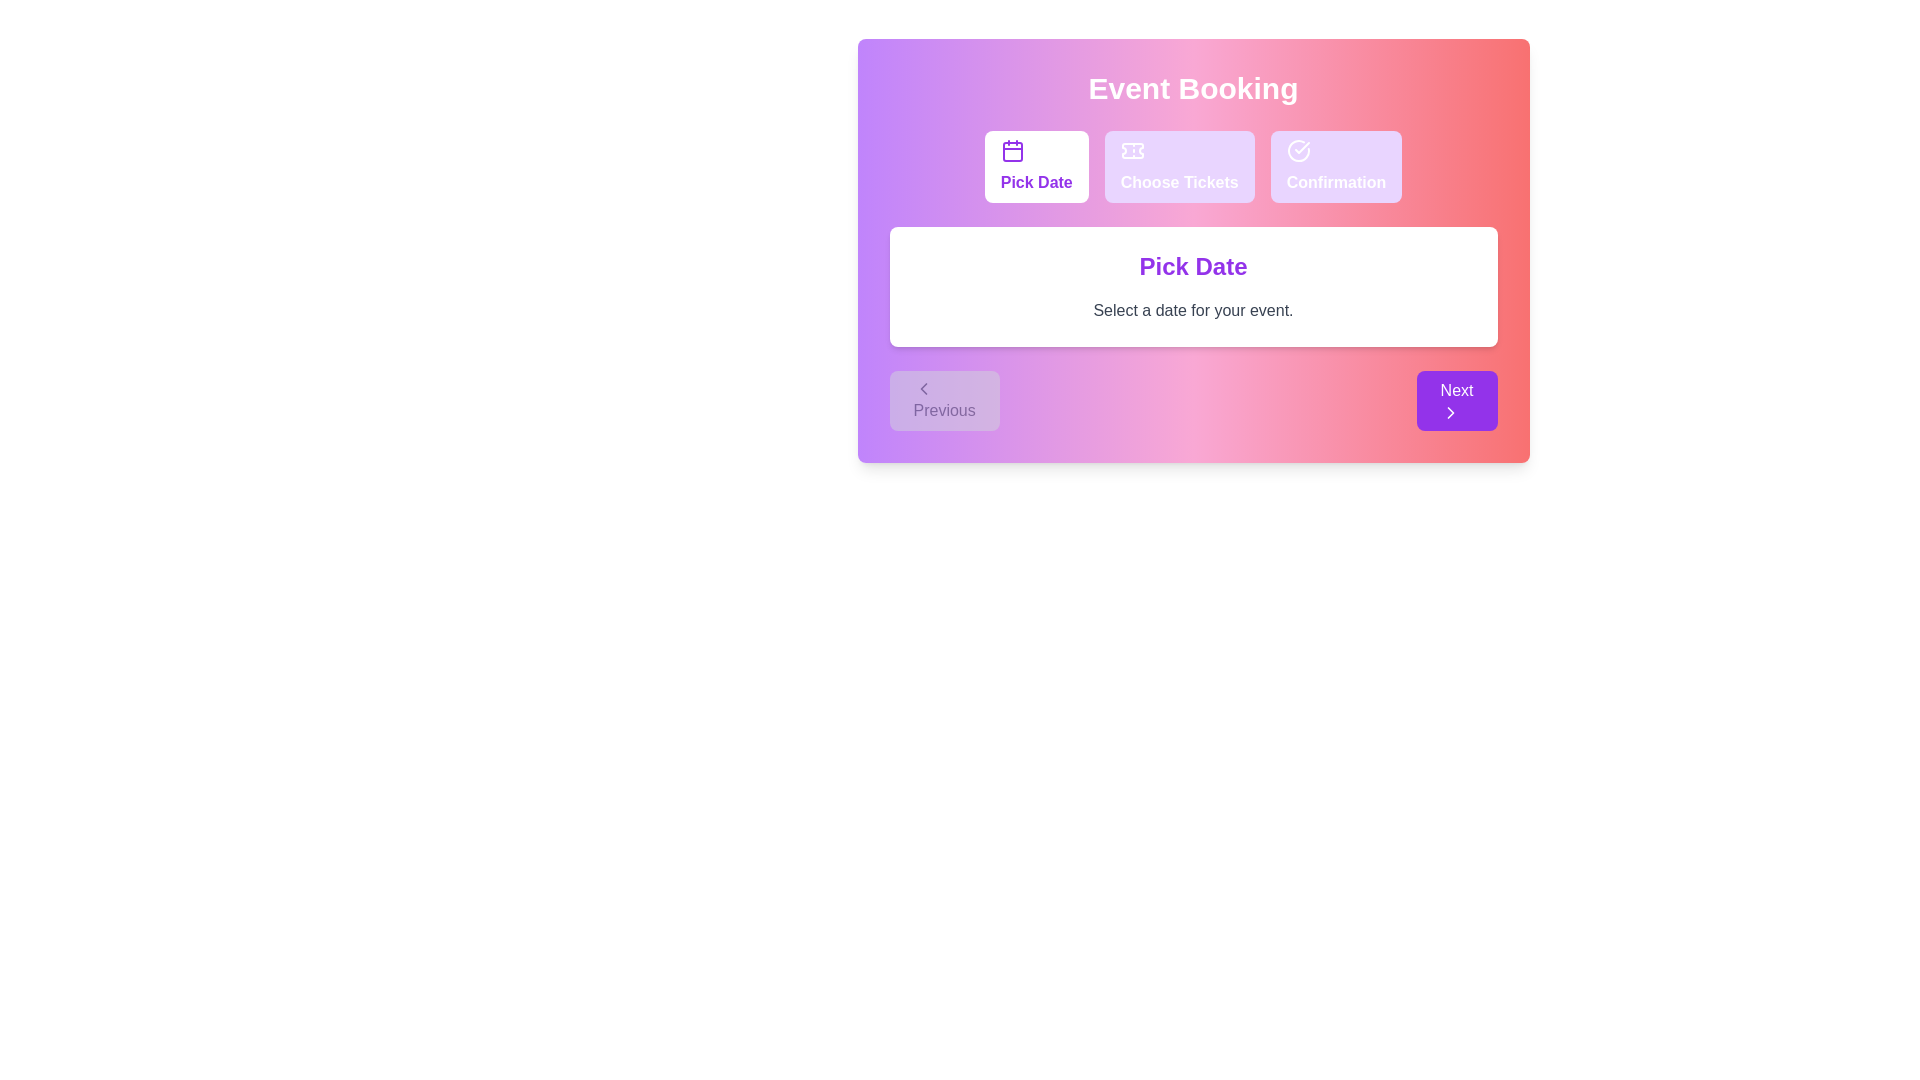  I want to click on the 'Pick Date' label, which is styled with bold purple text inside a white rectangular button with rounded corners and a purple border, located in the top-left corner of a gradient panel, so click(1036, 182).